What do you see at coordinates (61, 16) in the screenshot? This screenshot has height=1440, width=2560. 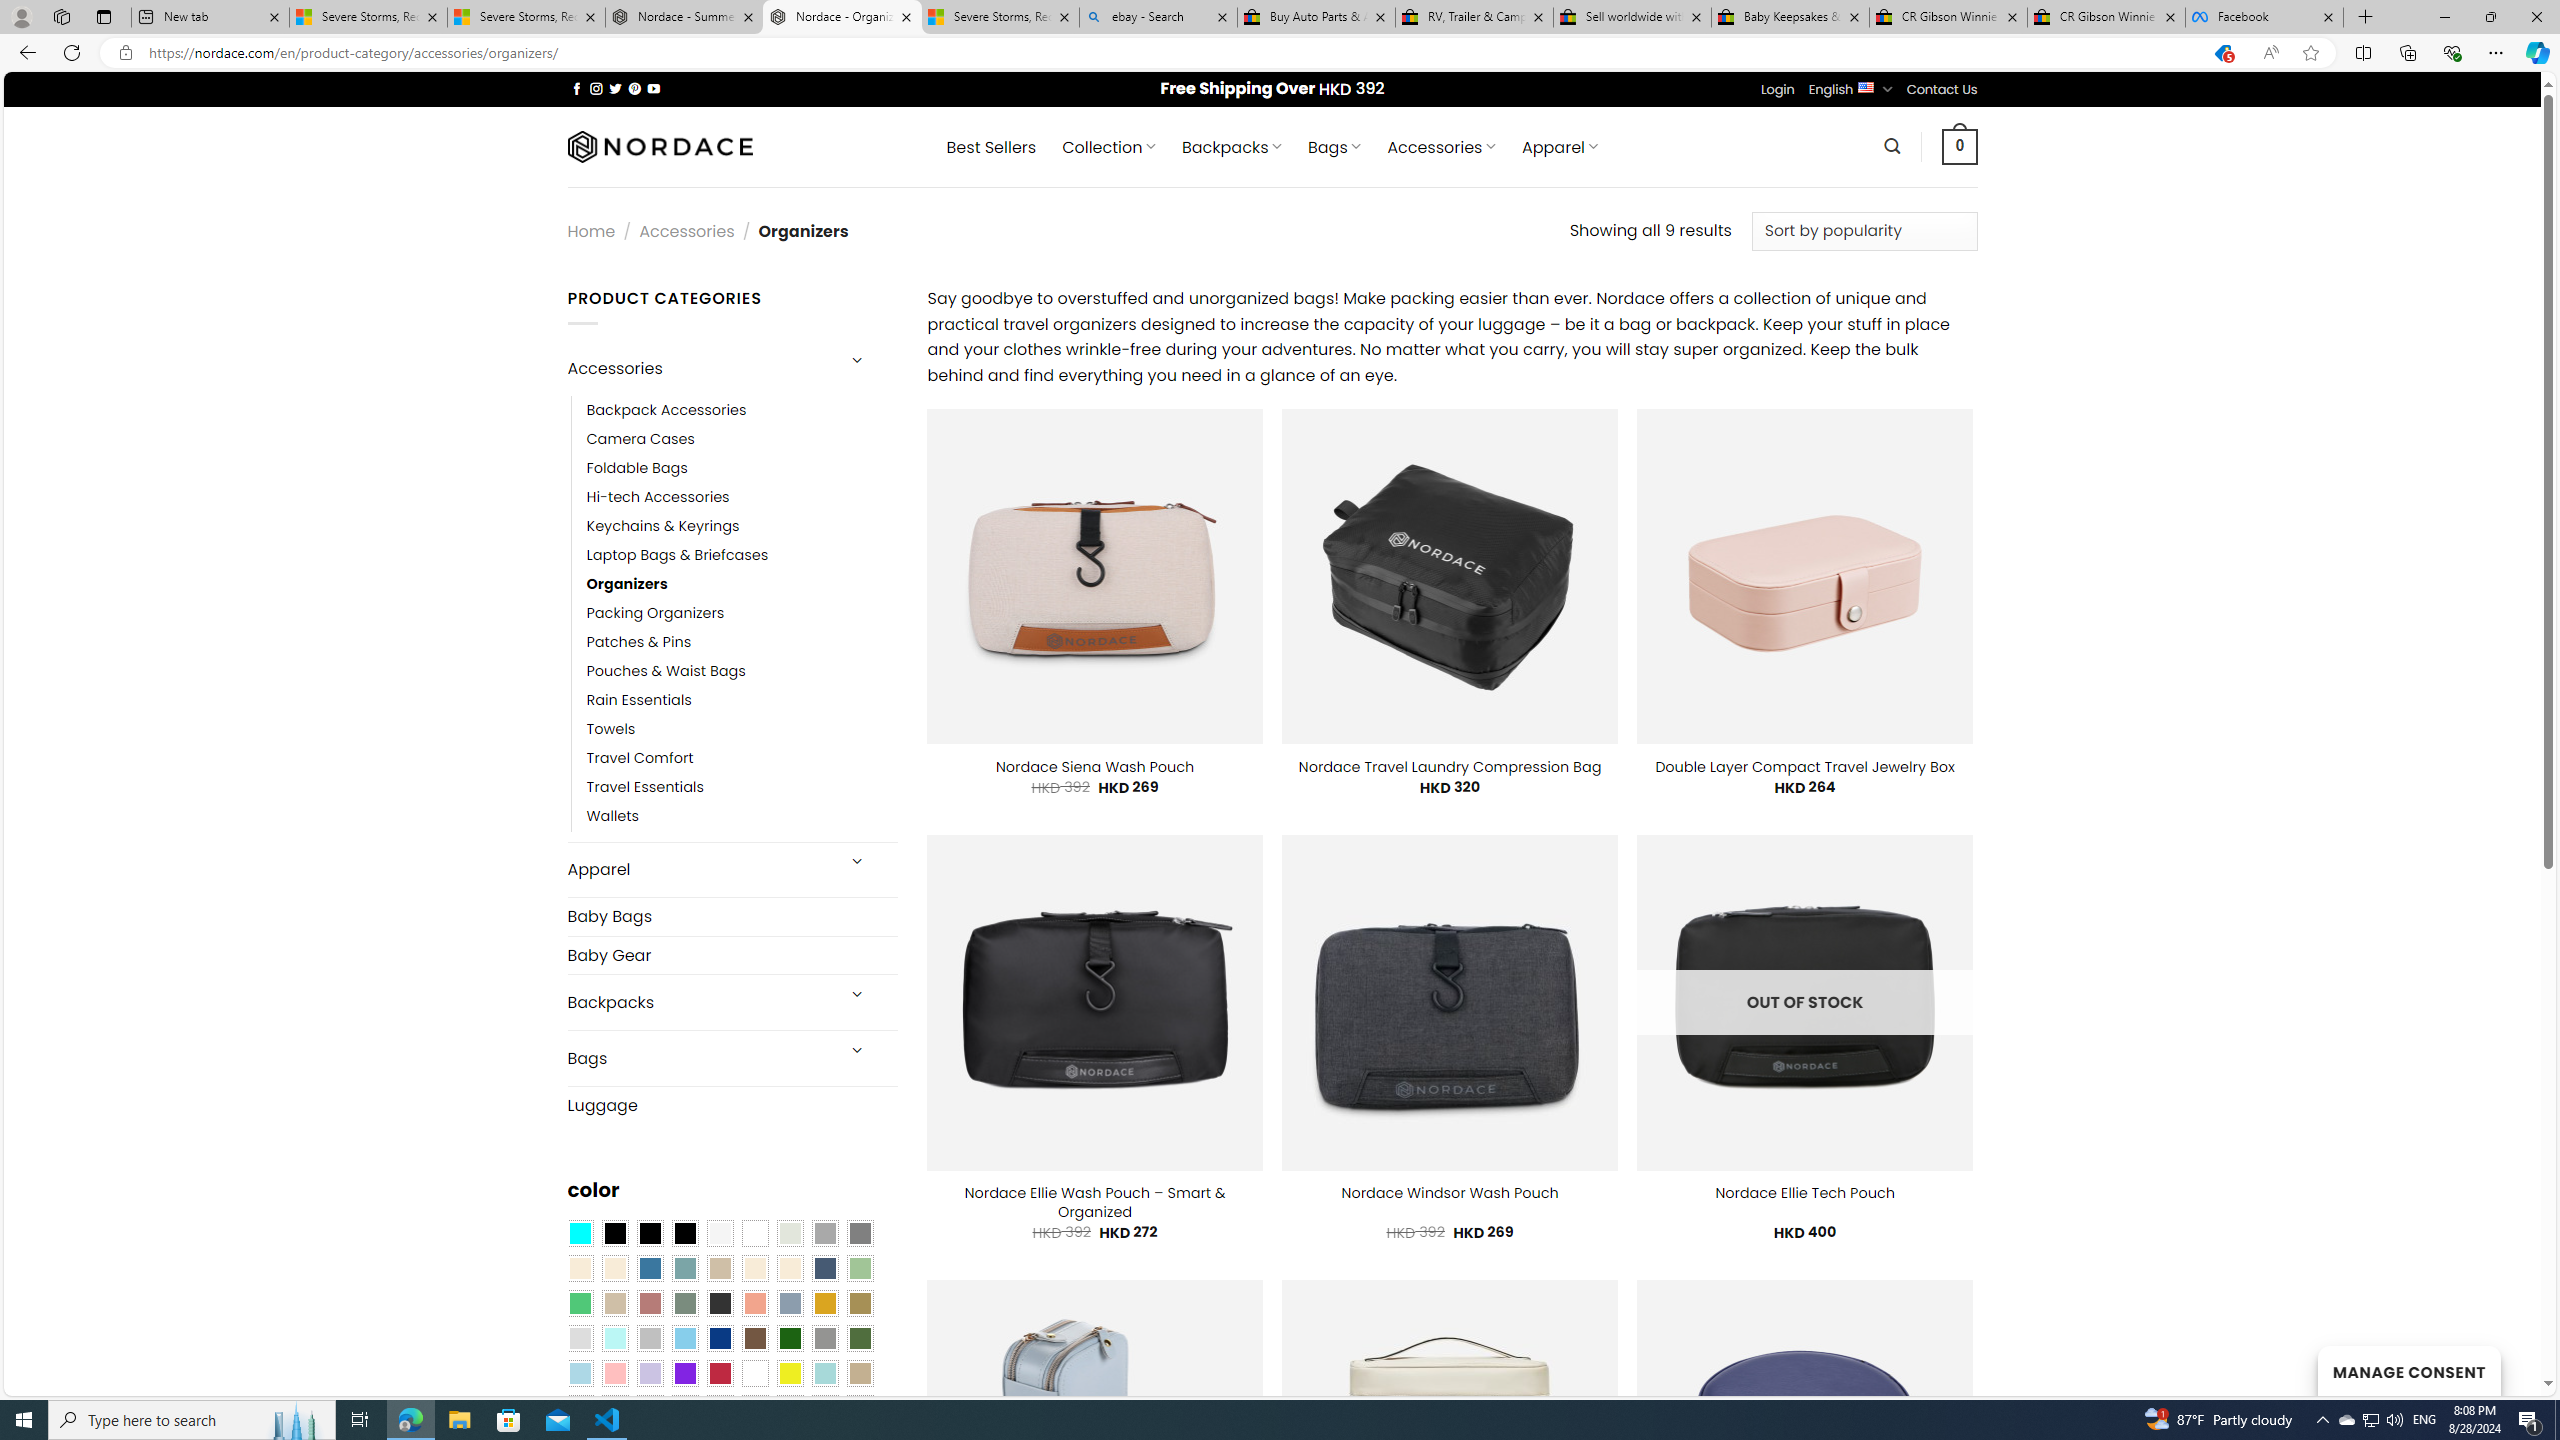 I see `'Workspaces'` at bounding box center [61, 16].